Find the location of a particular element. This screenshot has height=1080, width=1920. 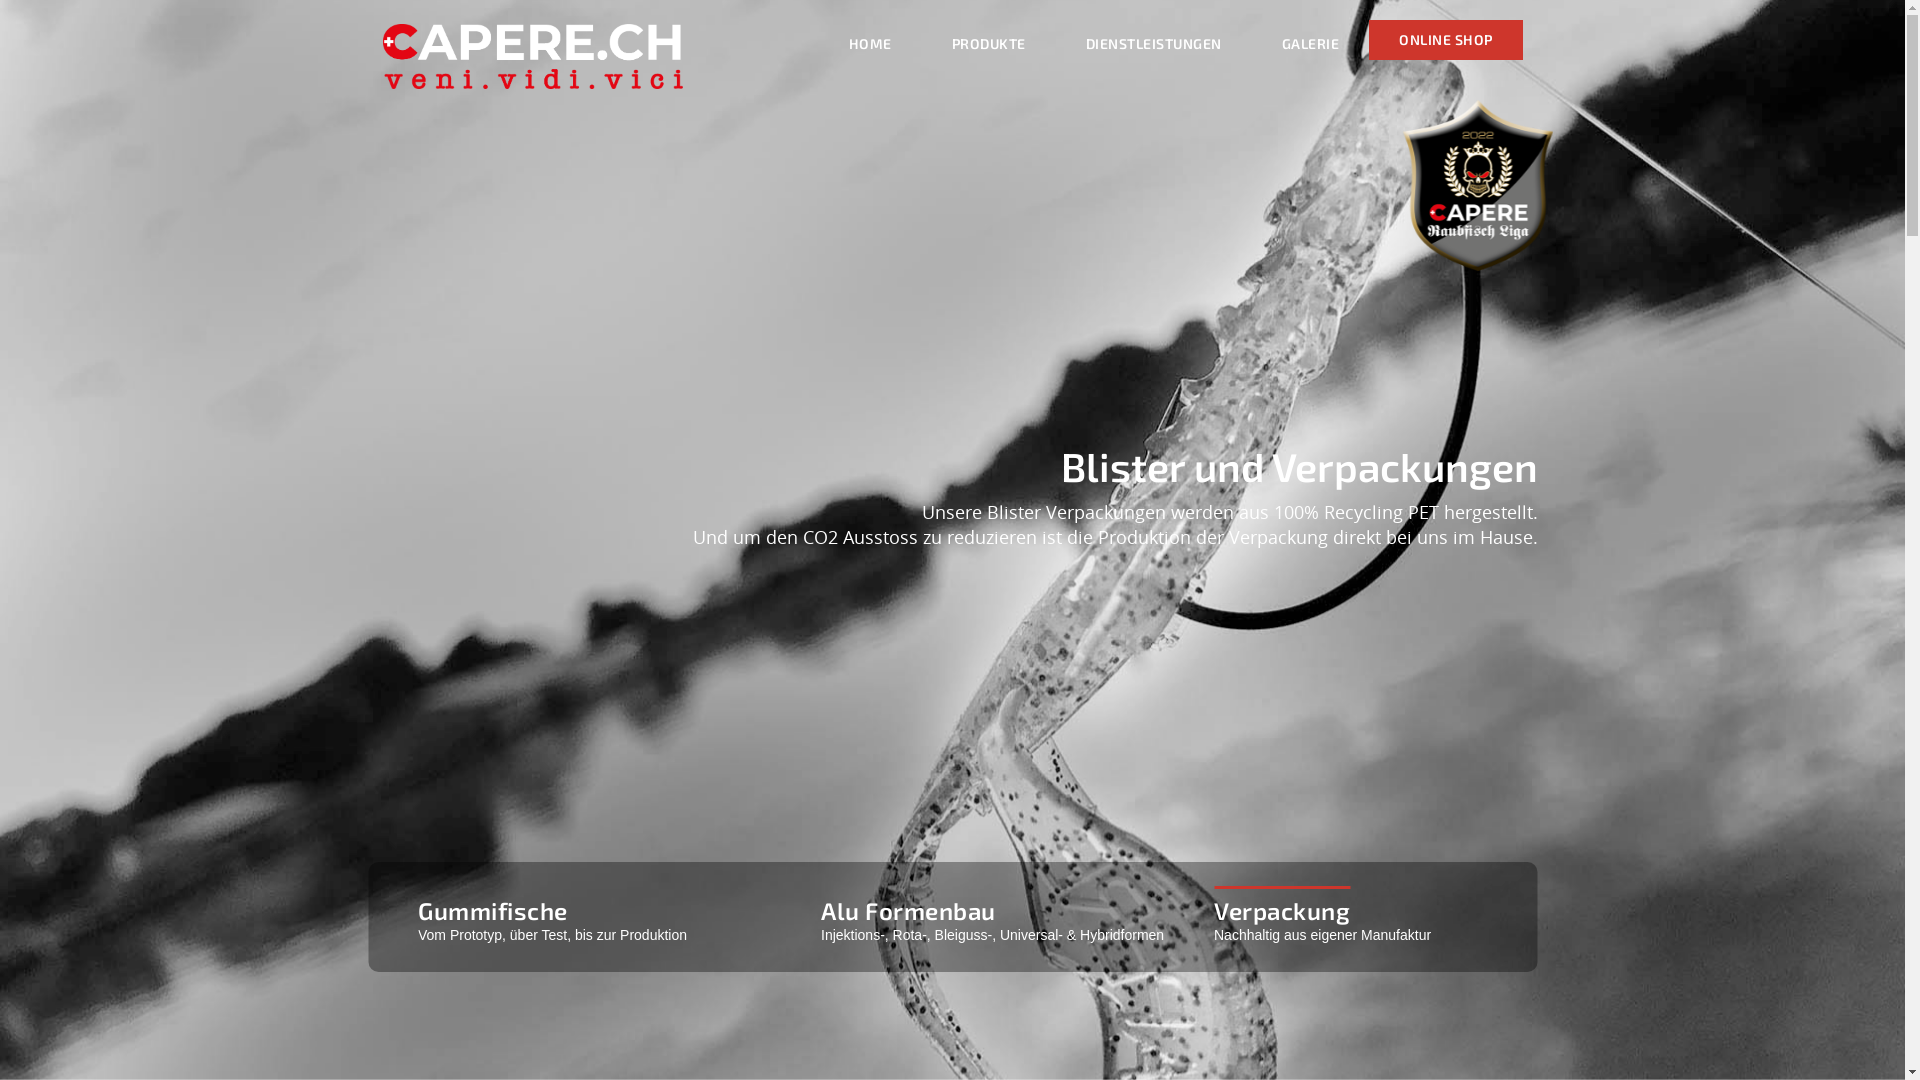

'ONLINE SHOP' is located at coordinates (1445, 39).